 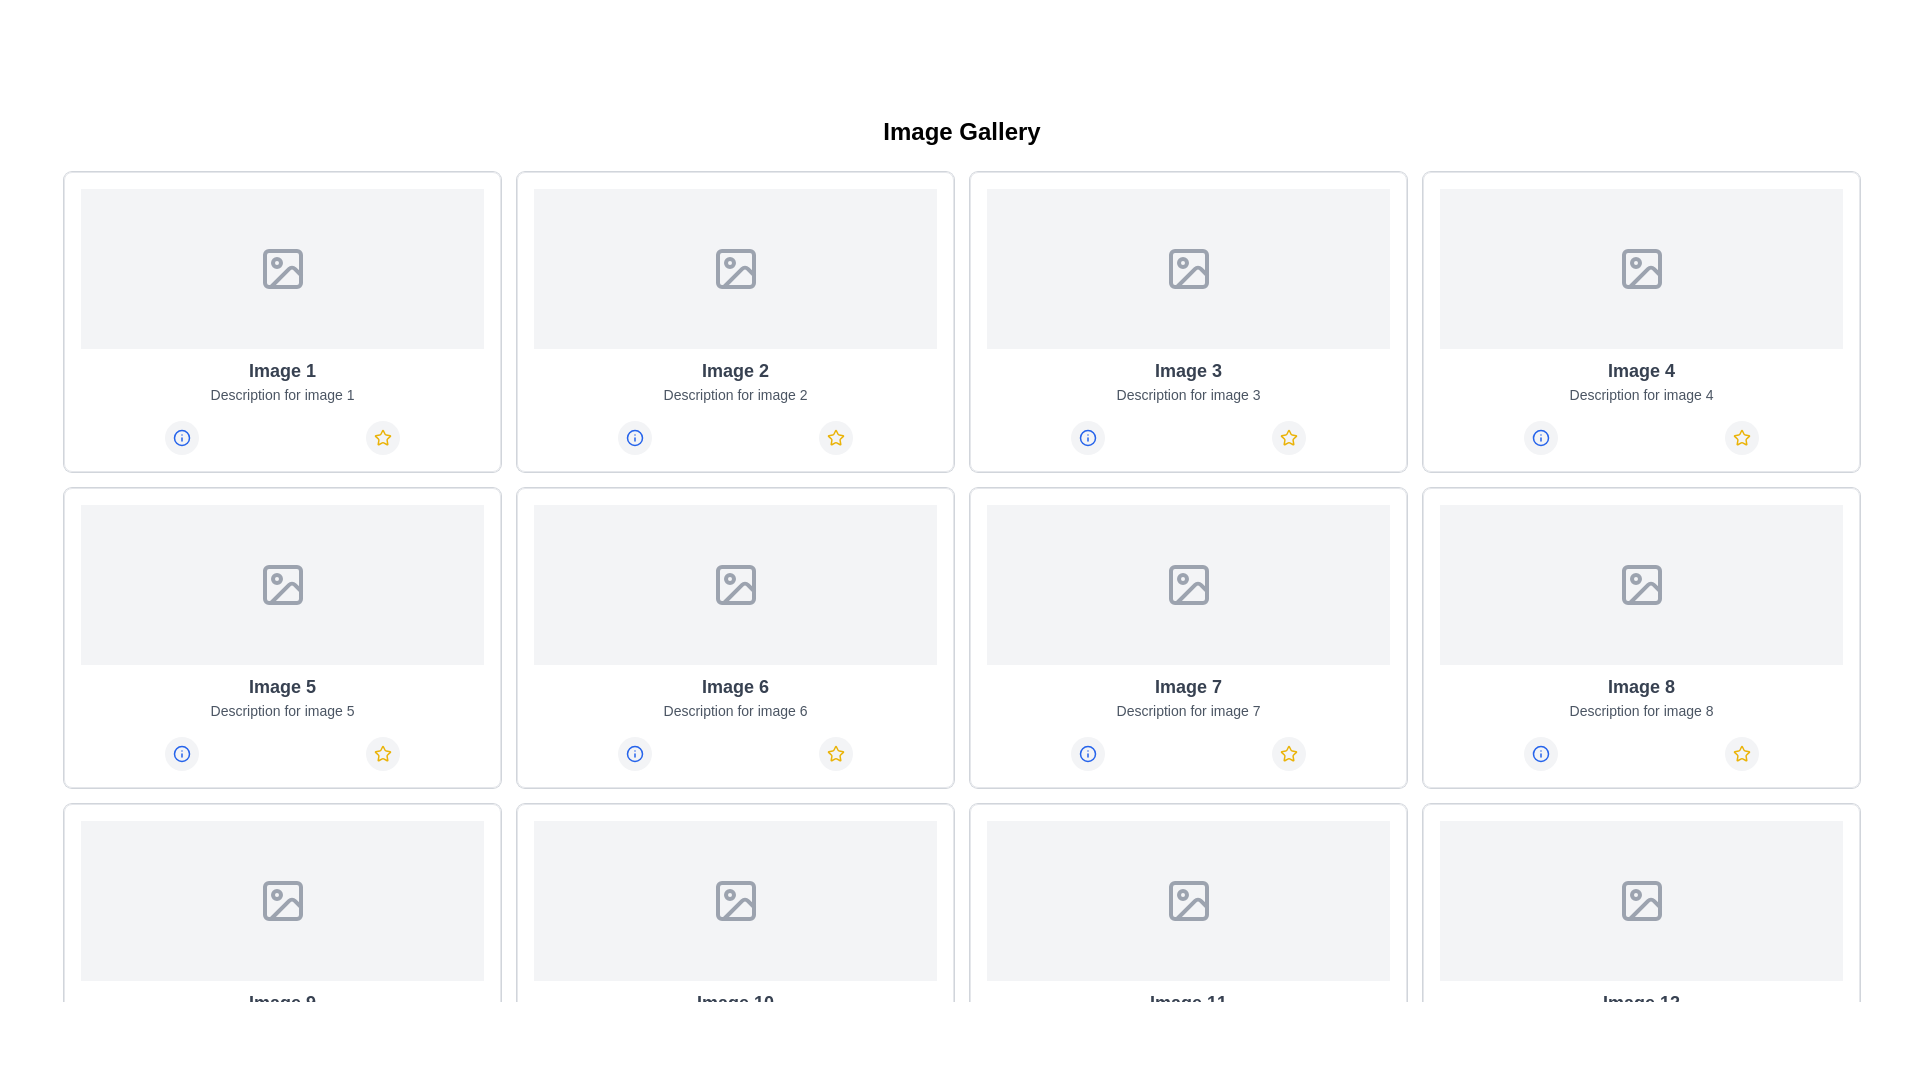 What do you see at coordinates (734, 1002) in the screenshot?
I see `the text label identifying the content of the card as 'Image 10', located in the lower-central portion of the card, above the description text and below the image placeholder` at bounding box center [734, 1002].